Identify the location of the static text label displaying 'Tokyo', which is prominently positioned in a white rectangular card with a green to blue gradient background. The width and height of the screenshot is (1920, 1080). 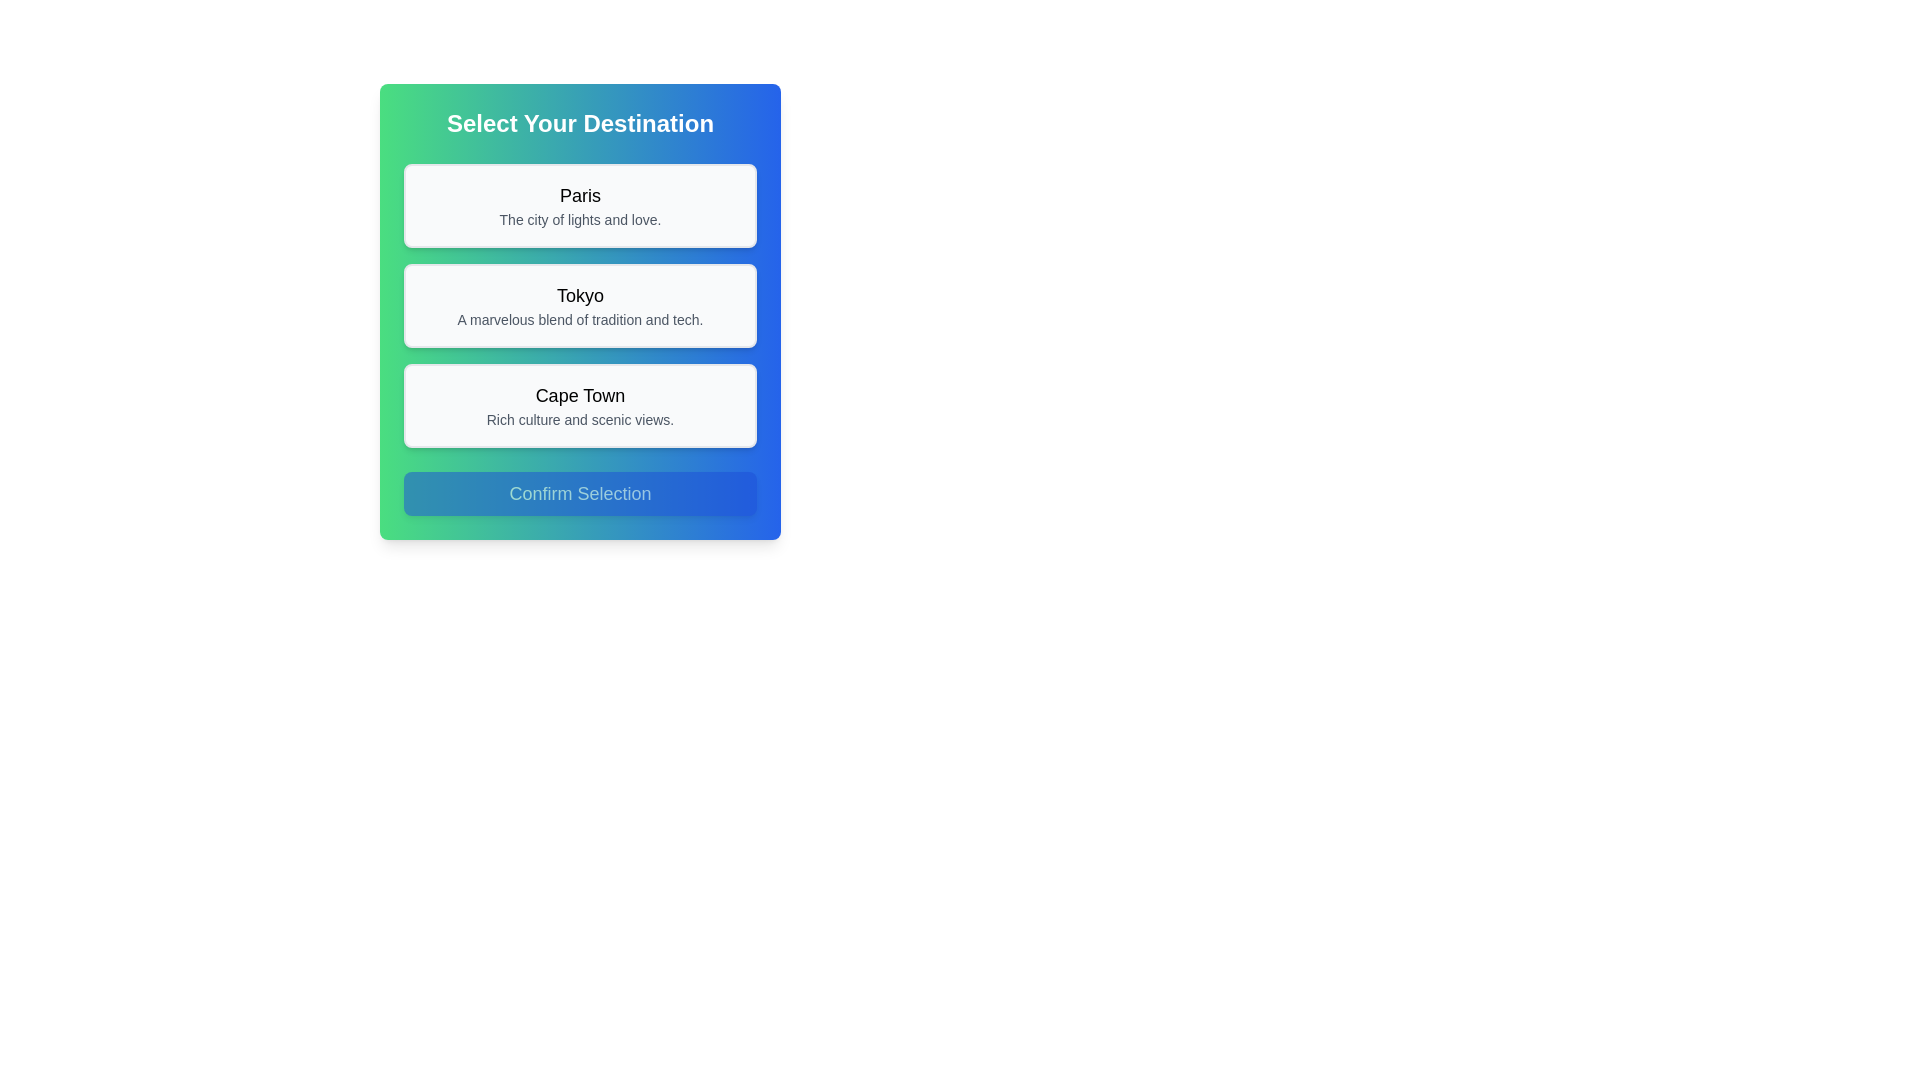
(579, 296).